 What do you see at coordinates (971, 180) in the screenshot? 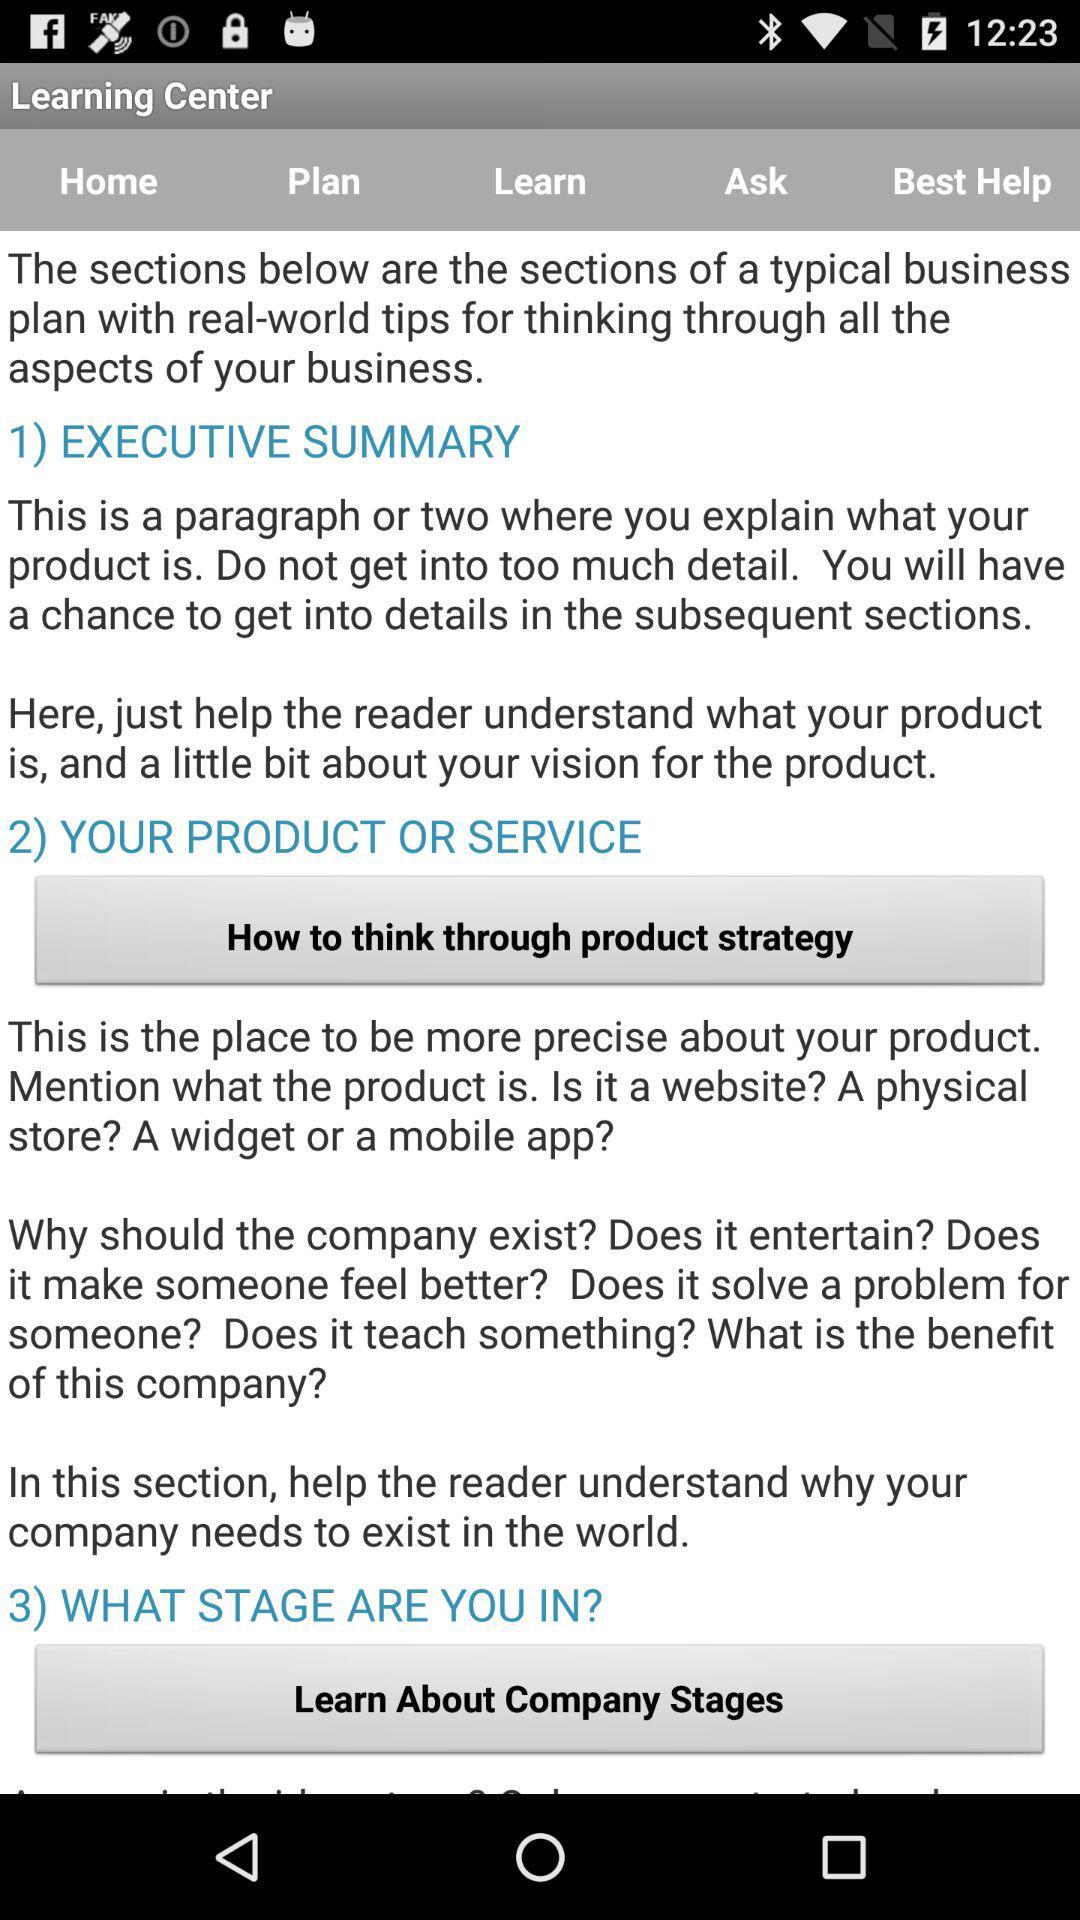
I see `best help item` at bounding box center [971, 180].